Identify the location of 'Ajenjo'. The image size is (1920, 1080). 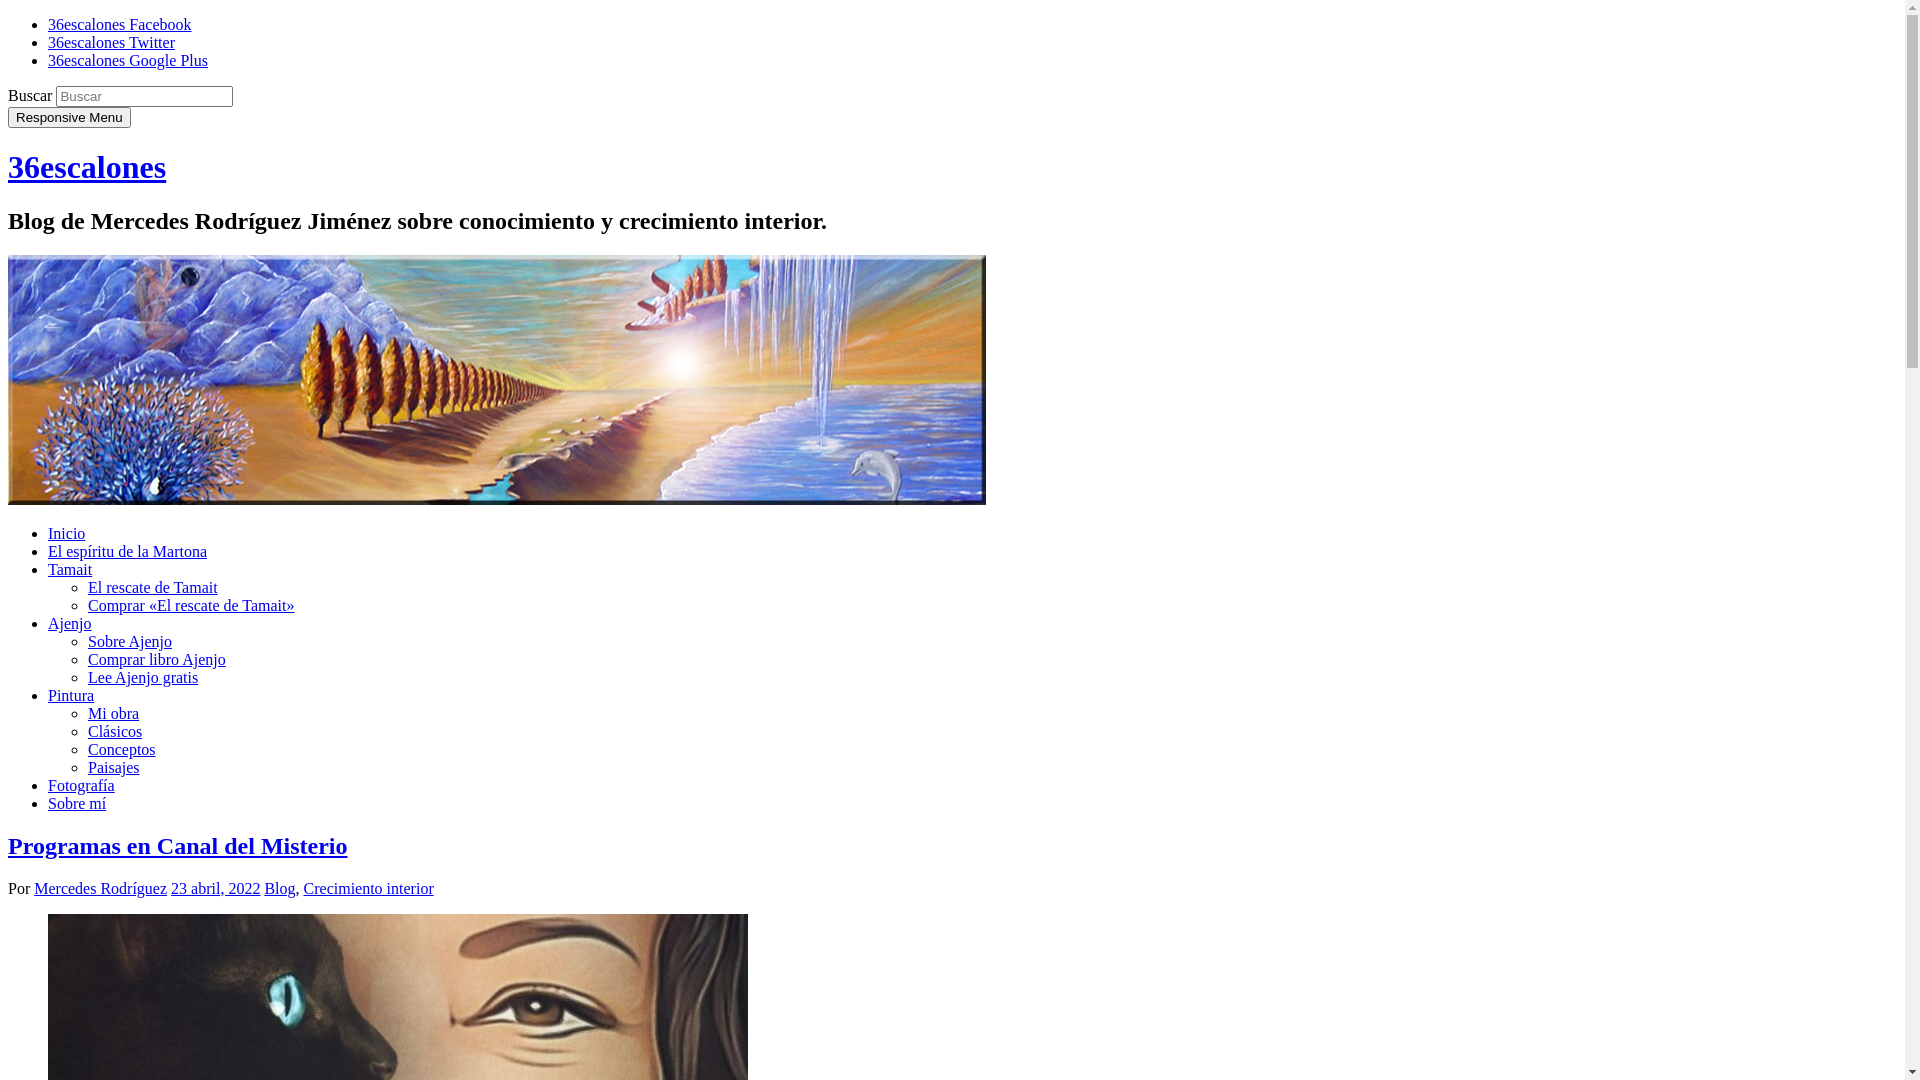
(70, 622).